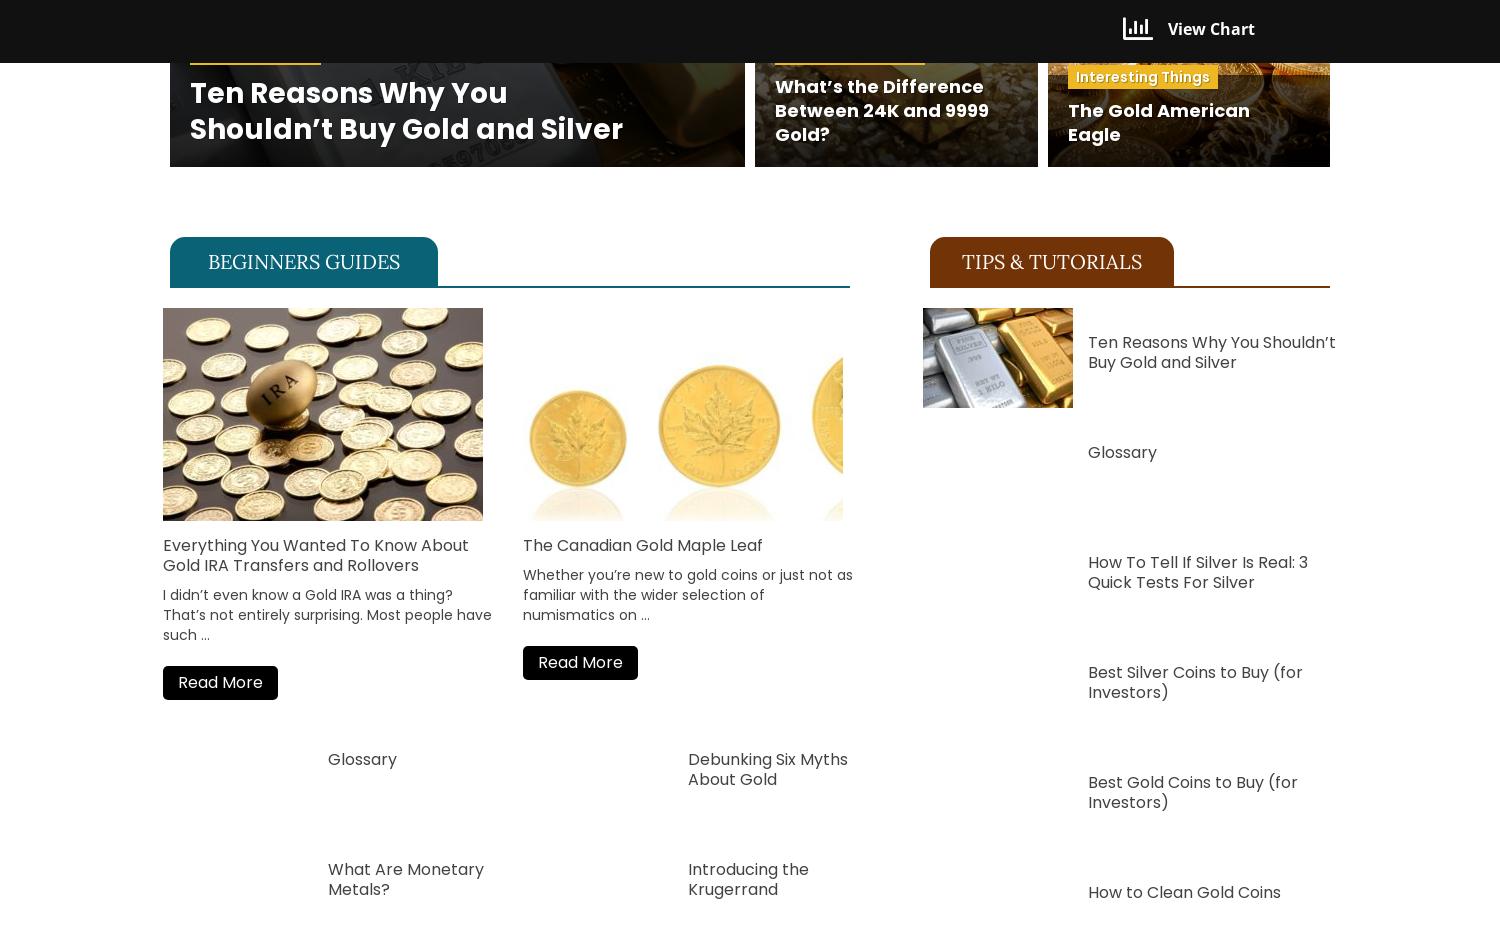 The width and height of the screenshot is (1500, 937). Describe the element at coordinates (314, 554) in the screenshot. I see `'Everything You Wanted To Know About Gold IRA Transfers and Rollovers'` at that location.